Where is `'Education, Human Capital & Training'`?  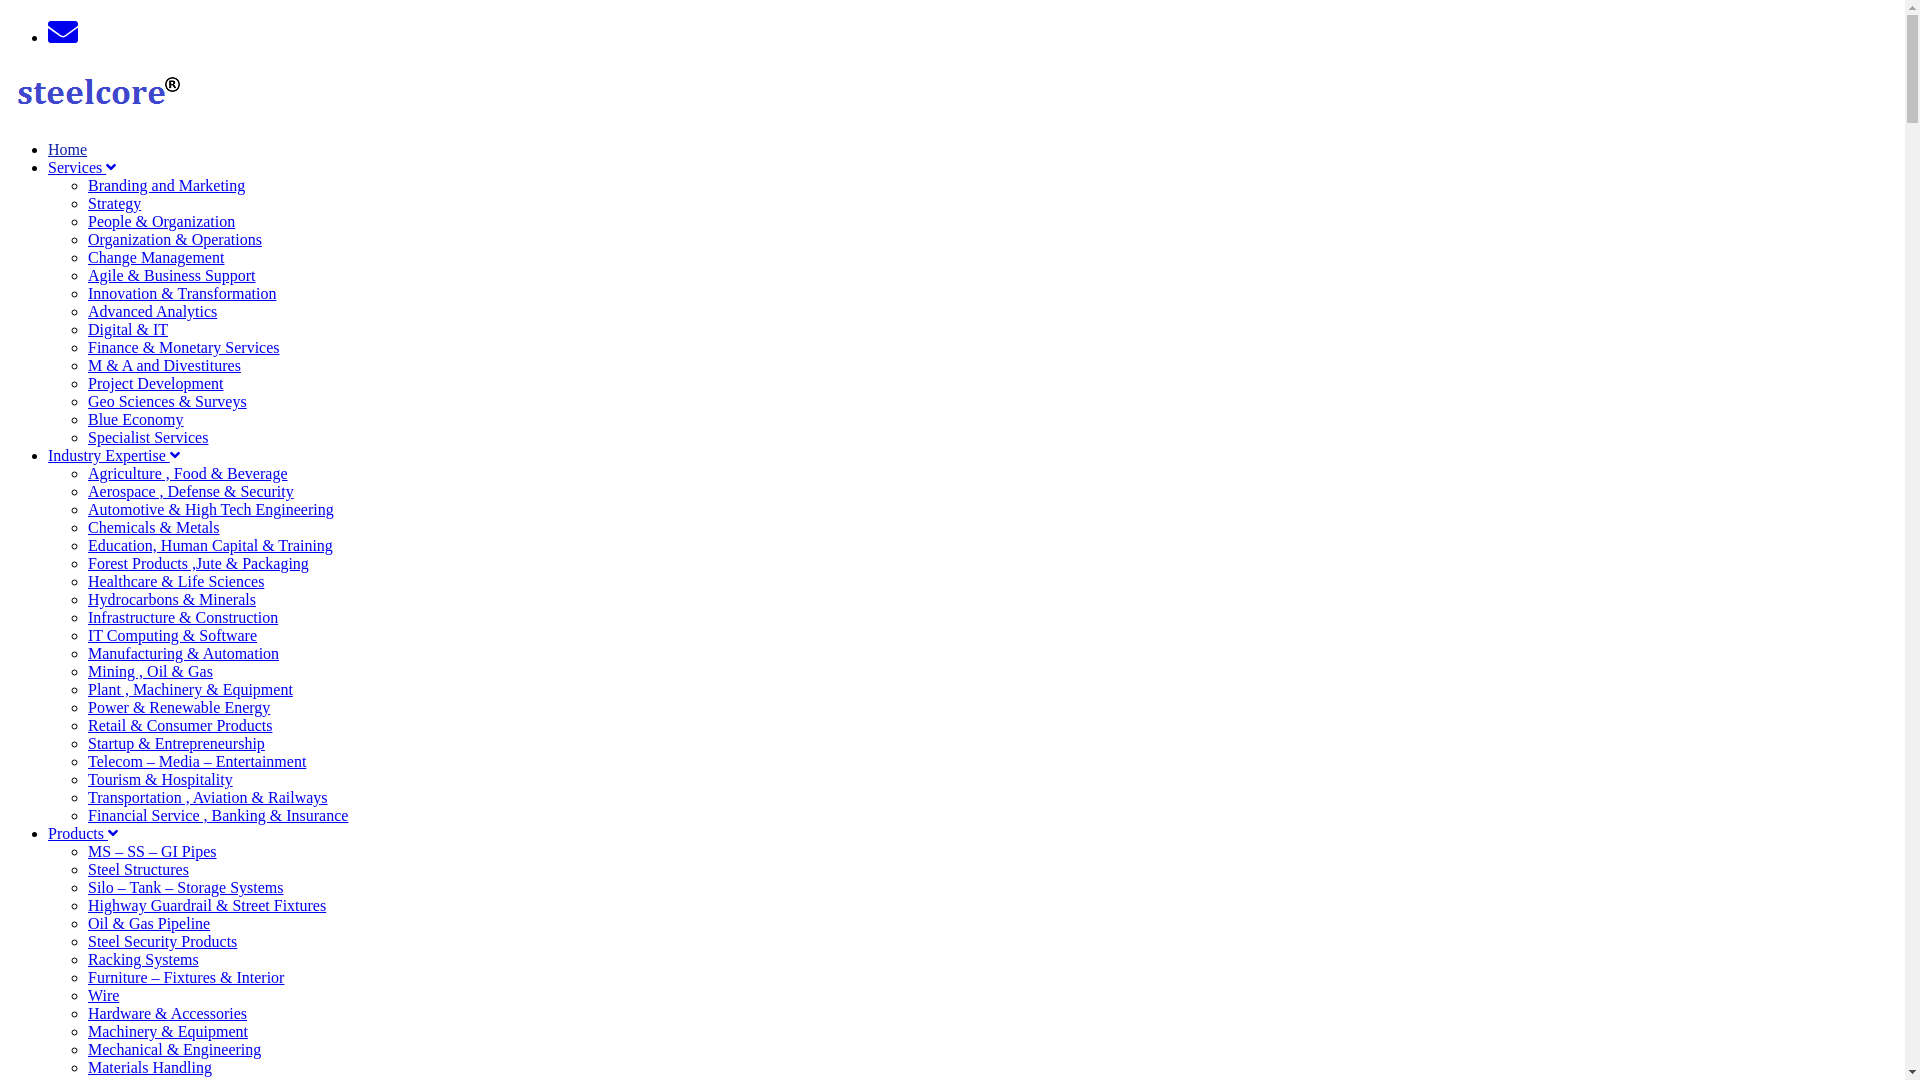 'Education, Human Capital & Training' is located at coordinates (210, 545).